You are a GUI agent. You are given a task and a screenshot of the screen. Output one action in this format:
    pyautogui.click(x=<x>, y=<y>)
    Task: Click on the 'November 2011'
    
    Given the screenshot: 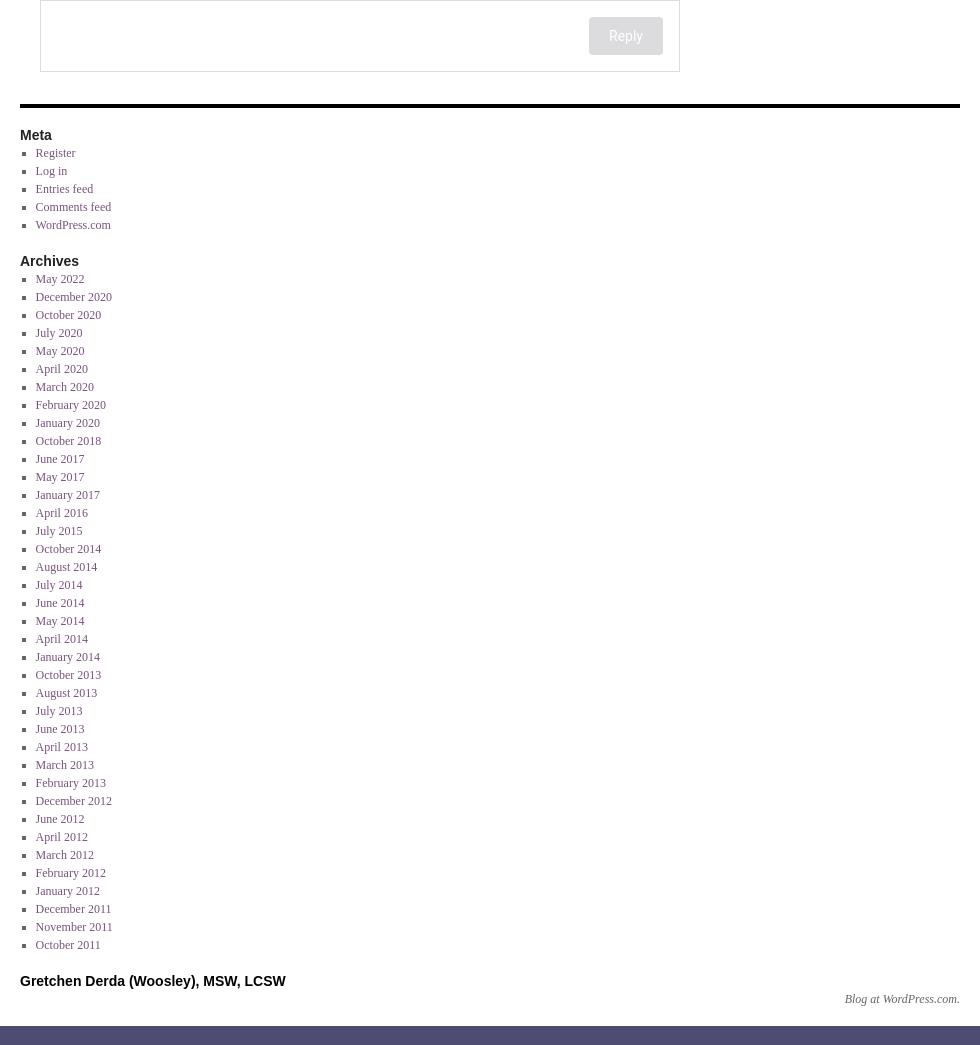 What is the action you would take?
    pyautogui.click(x=73, y=927)
    